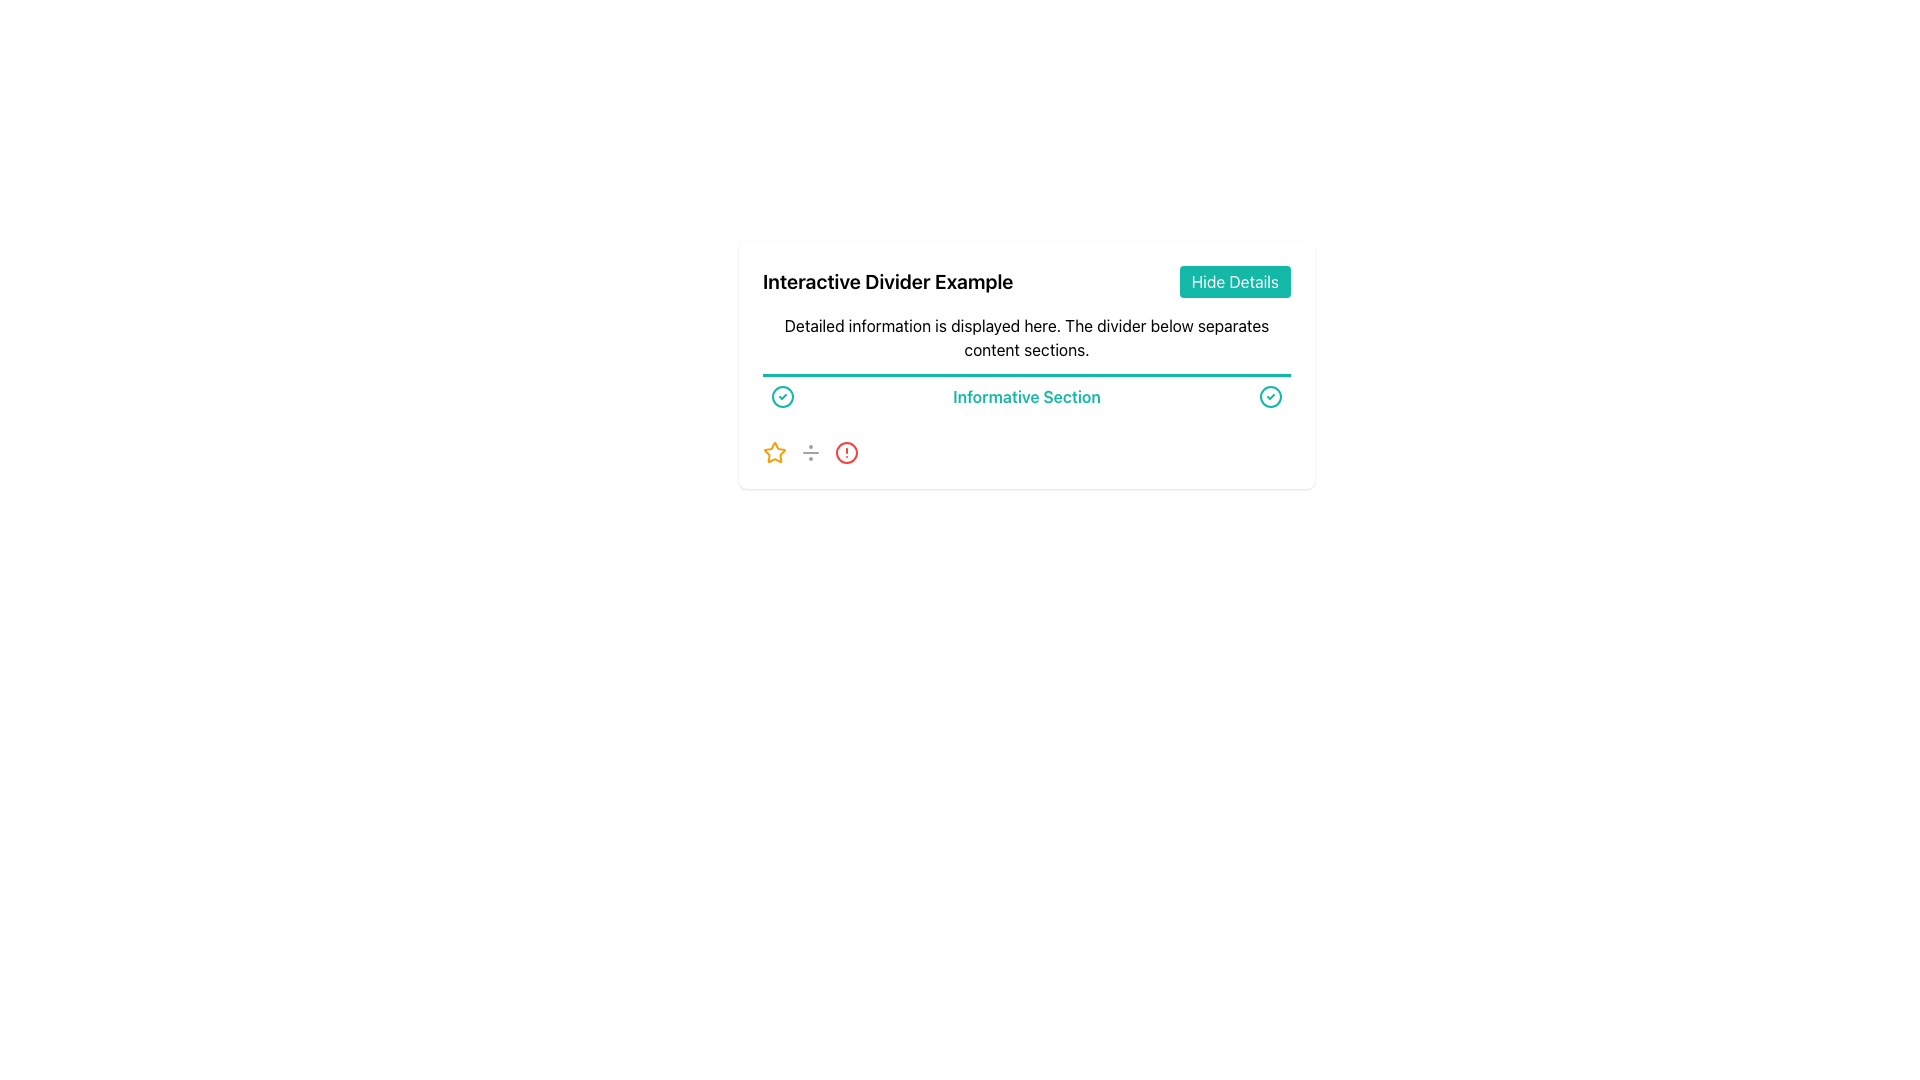 The height and width of the screenshot is (1080, 1920). I want to click on the circular ring with a teal stroke that is part of the interactive SVG icon located beside the 'Informative Section' label, so click(781, 397).